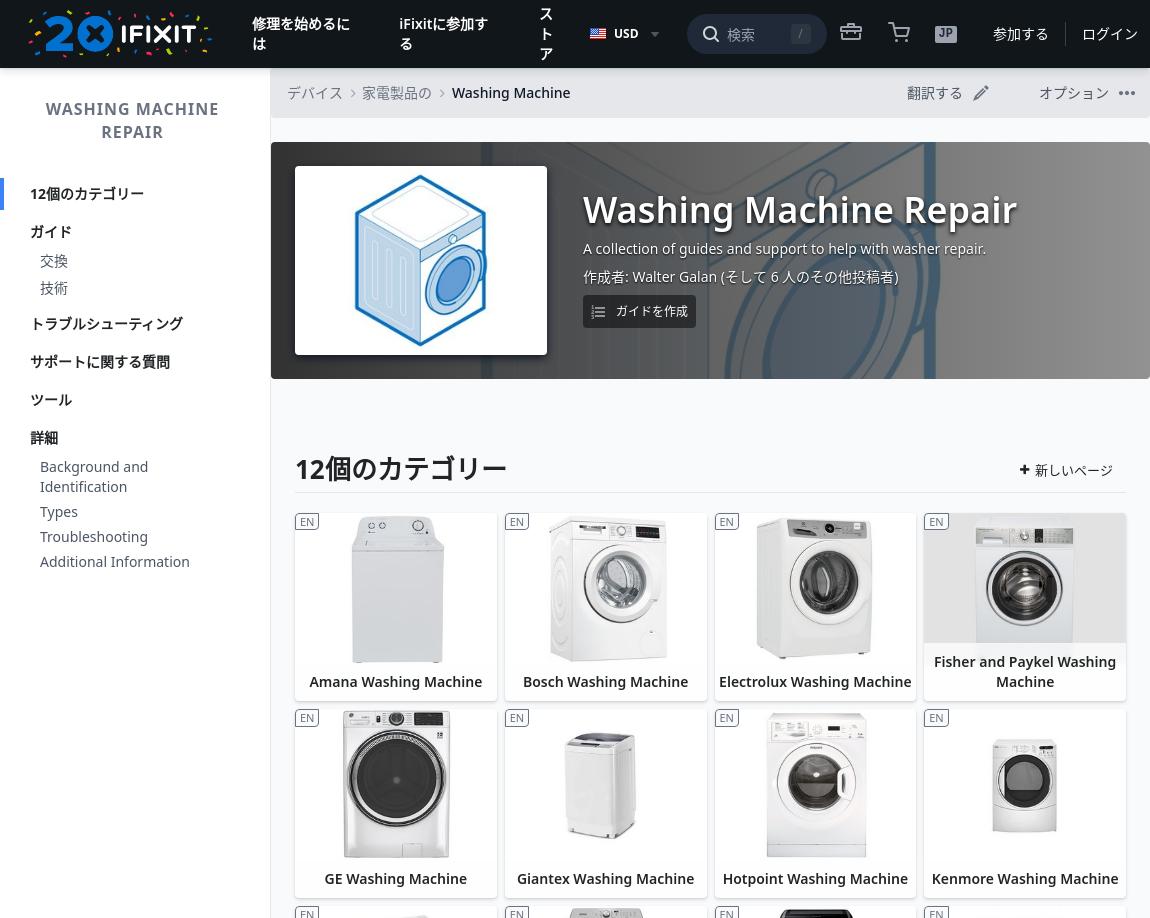  What do you see at coordinates (323, 876) in the screenshot?
I see `'GE Washing Machine'` at bounding box center [323, 876].